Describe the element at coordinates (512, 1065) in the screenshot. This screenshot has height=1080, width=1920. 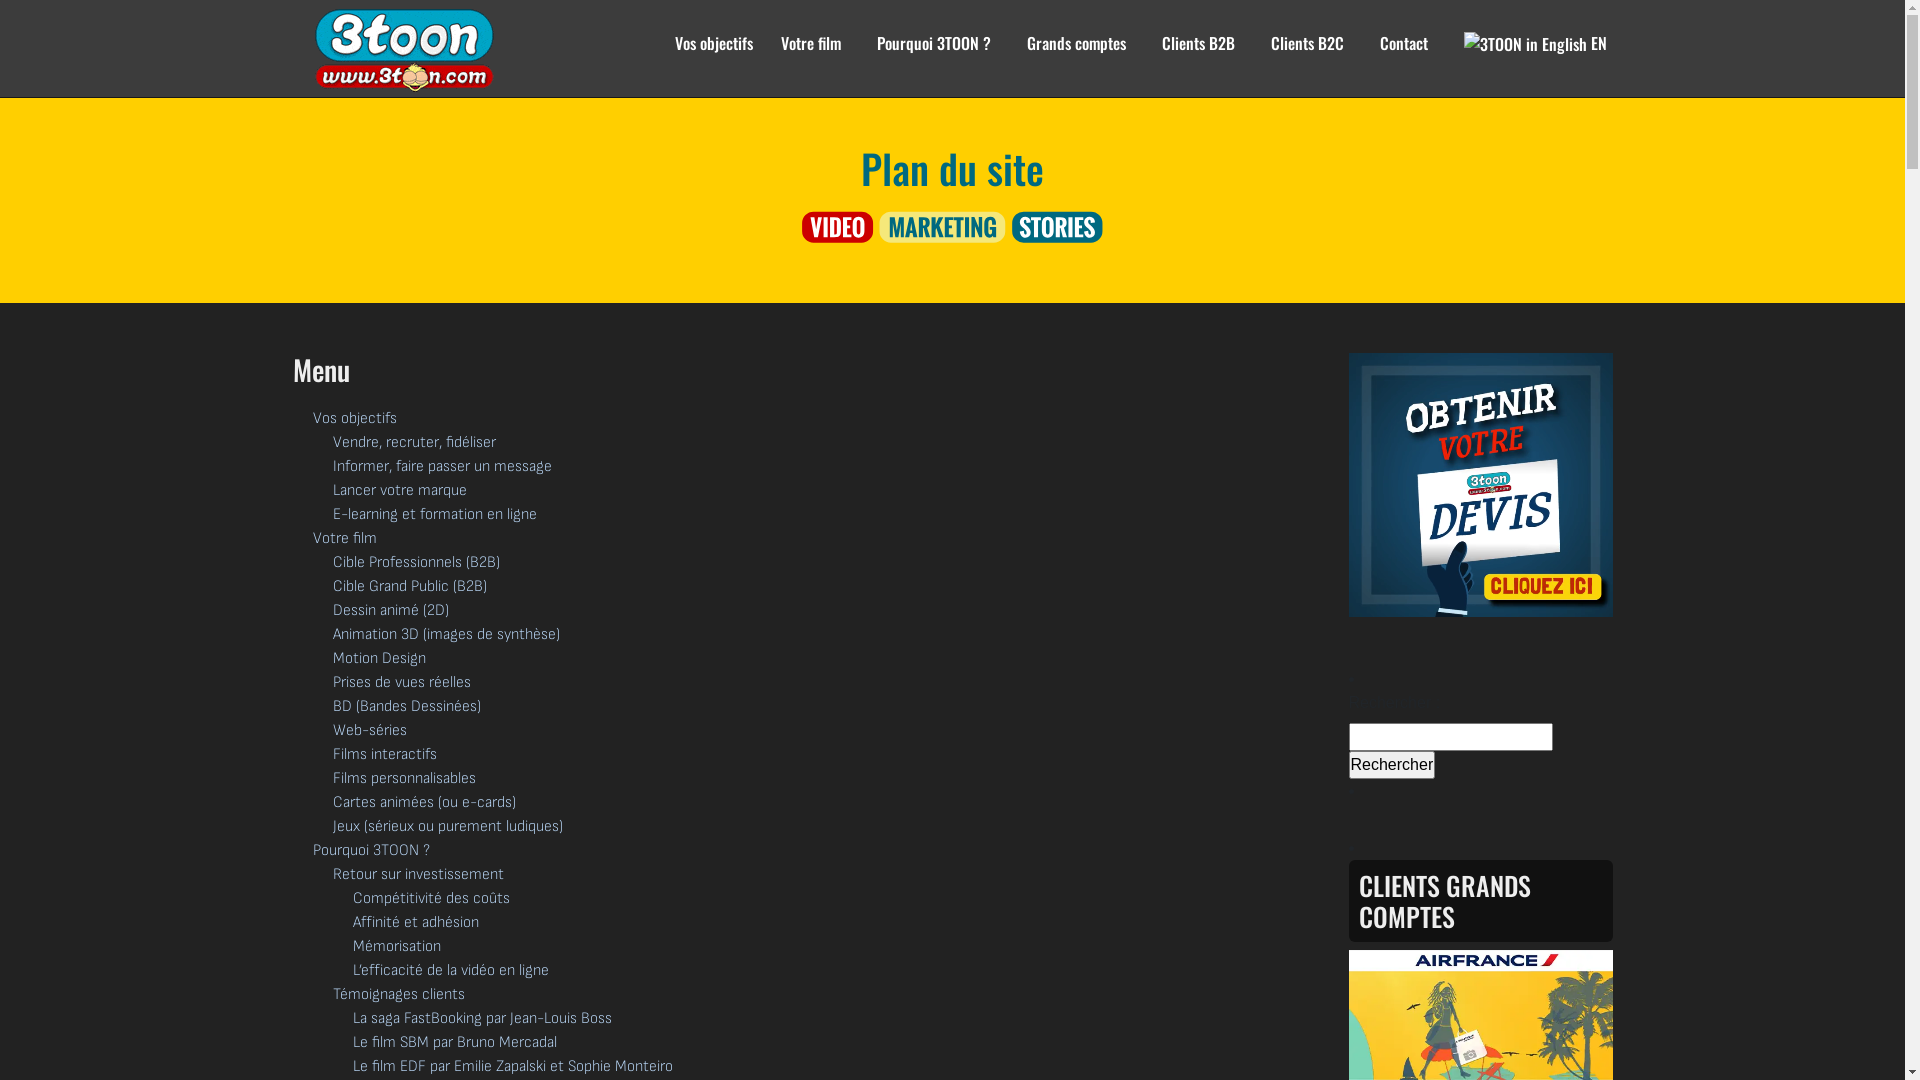
I see `'Le film EDF par Emilie Zapalski et Sophie Monteiro'` at that location.